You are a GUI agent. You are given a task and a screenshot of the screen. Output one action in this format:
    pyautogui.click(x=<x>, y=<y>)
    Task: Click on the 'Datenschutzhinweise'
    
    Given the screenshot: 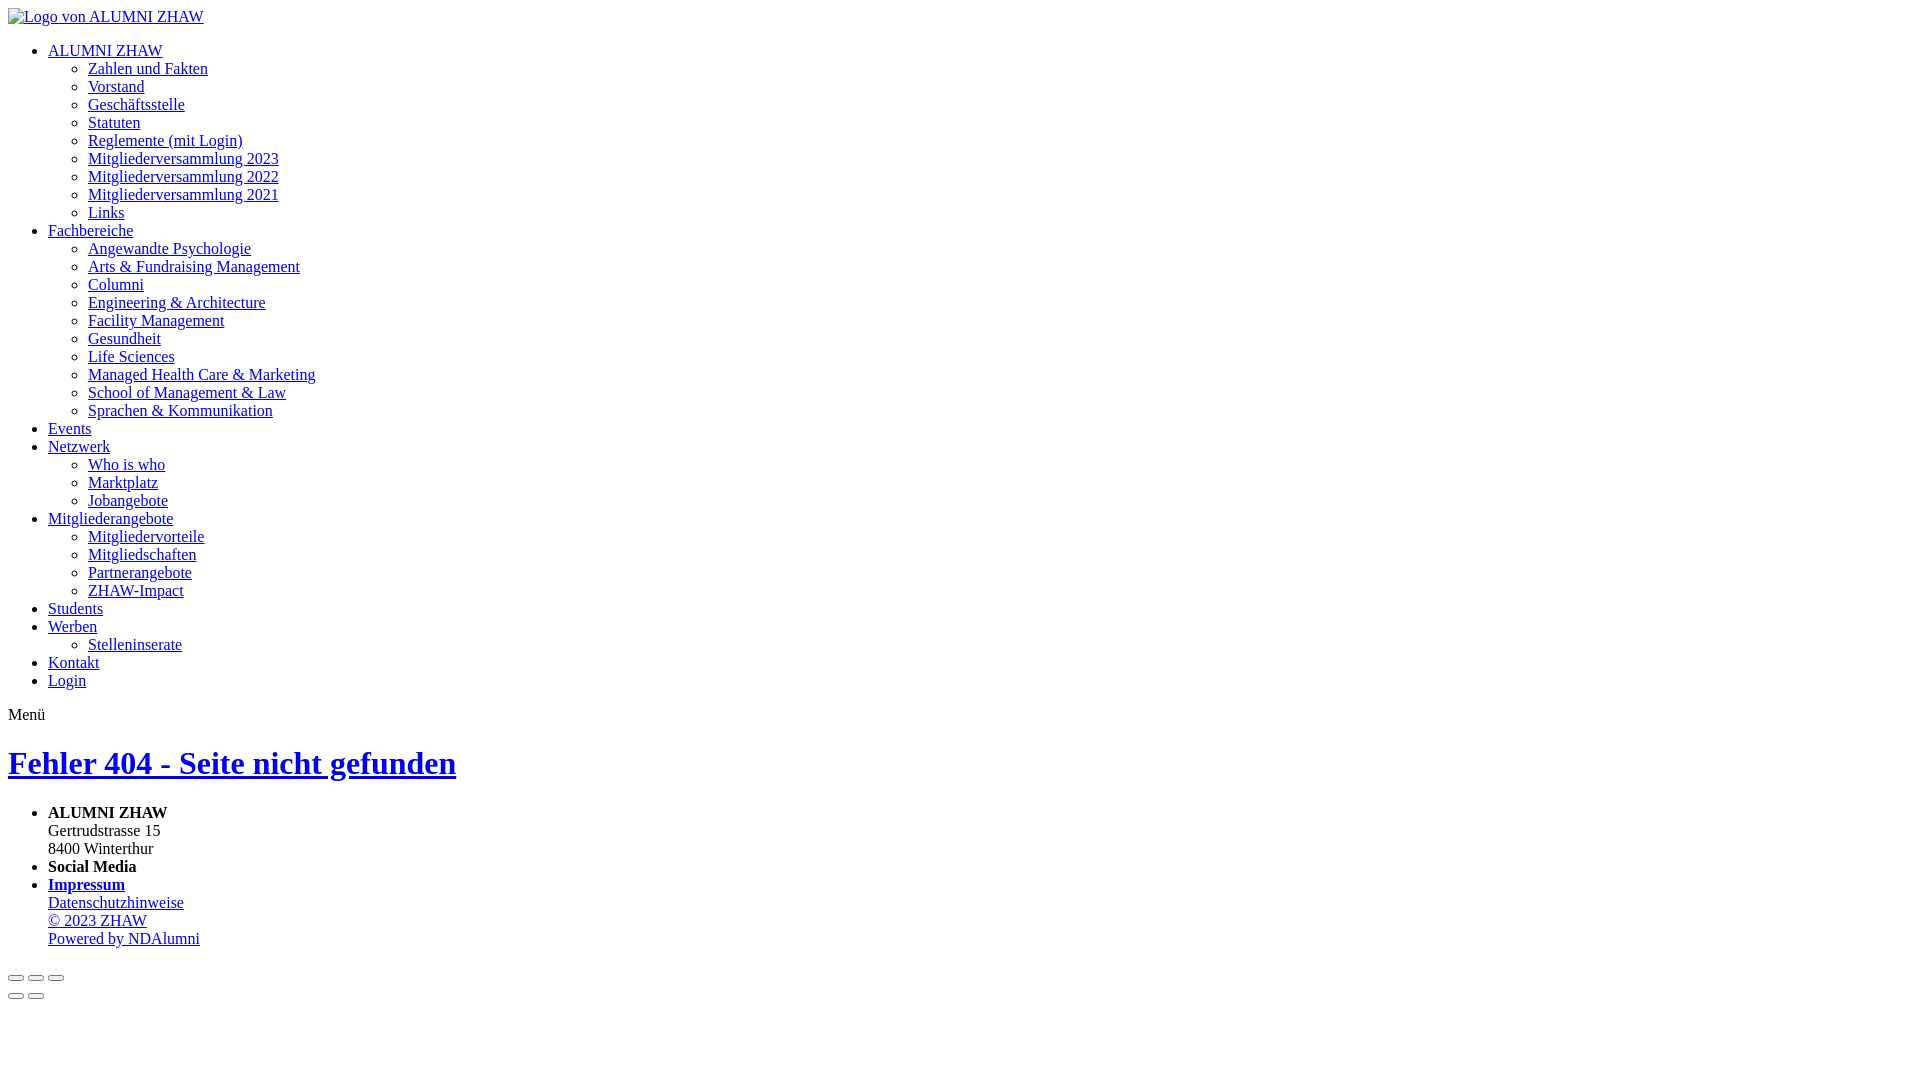 What is the action you would take?
    pyautogui.click(x=114, y=902)
    